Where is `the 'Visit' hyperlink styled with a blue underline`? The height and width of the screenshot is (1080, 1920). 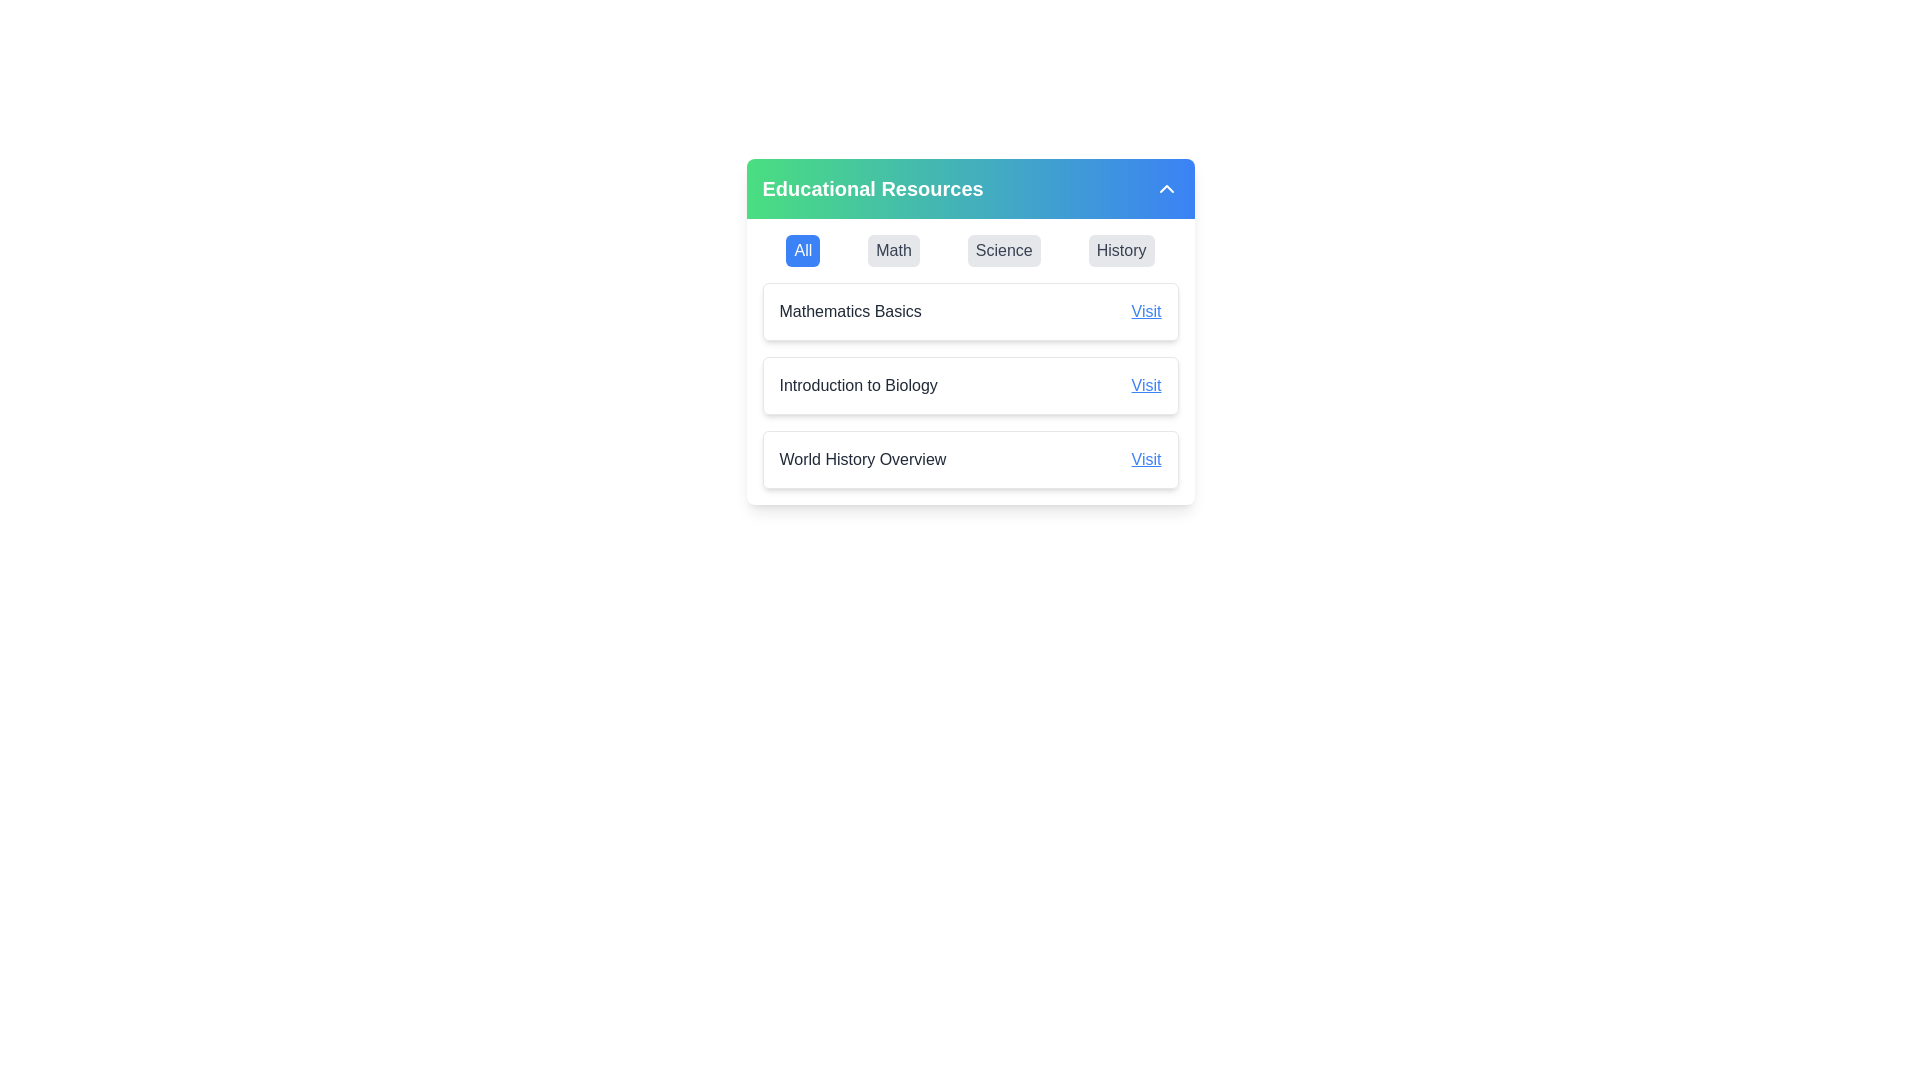
the 'Visit' hyperlink styled with a blue underline is located at coordinates (1146, 459).